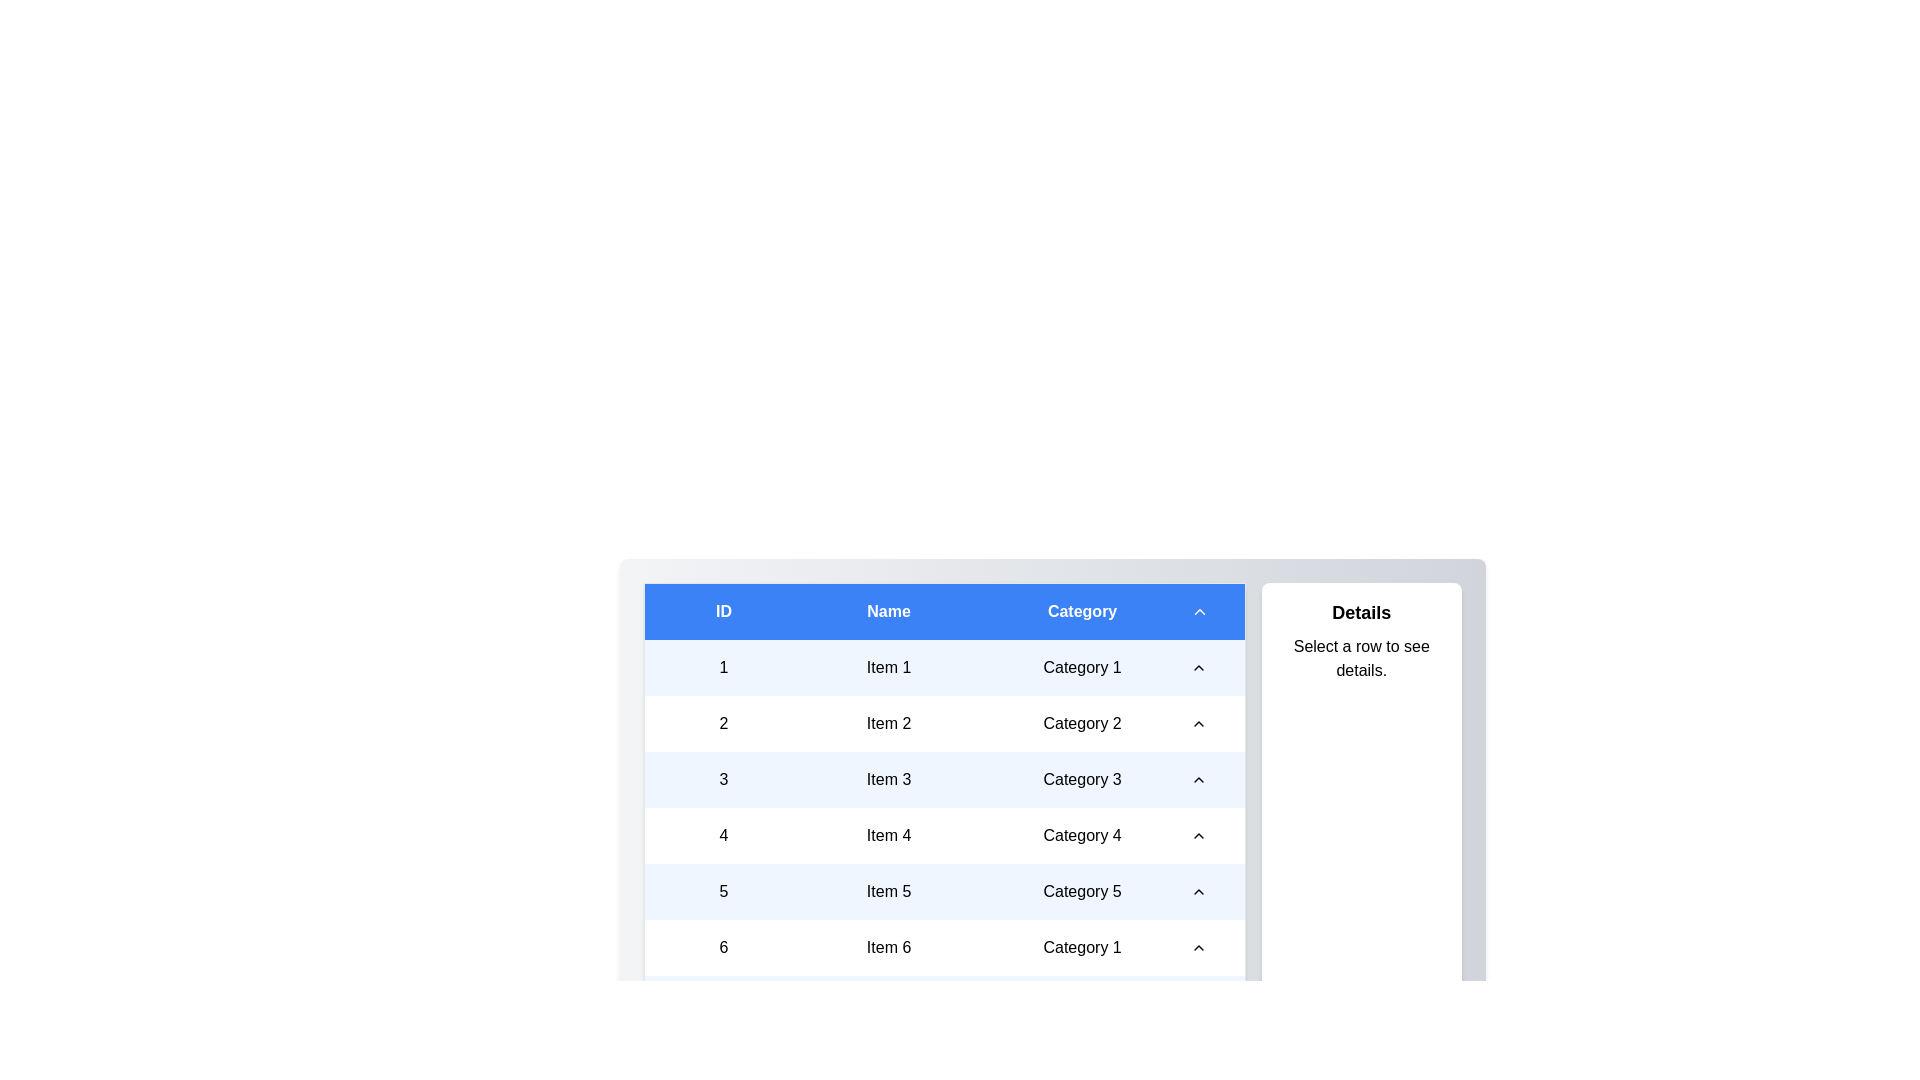 The height and width of the screenshot is (1080, 1920). What do you see at coordinates (943, 610) in the screenshot?
I see `the header of the column to sort the table by that column` at bounding box center [943, 610].